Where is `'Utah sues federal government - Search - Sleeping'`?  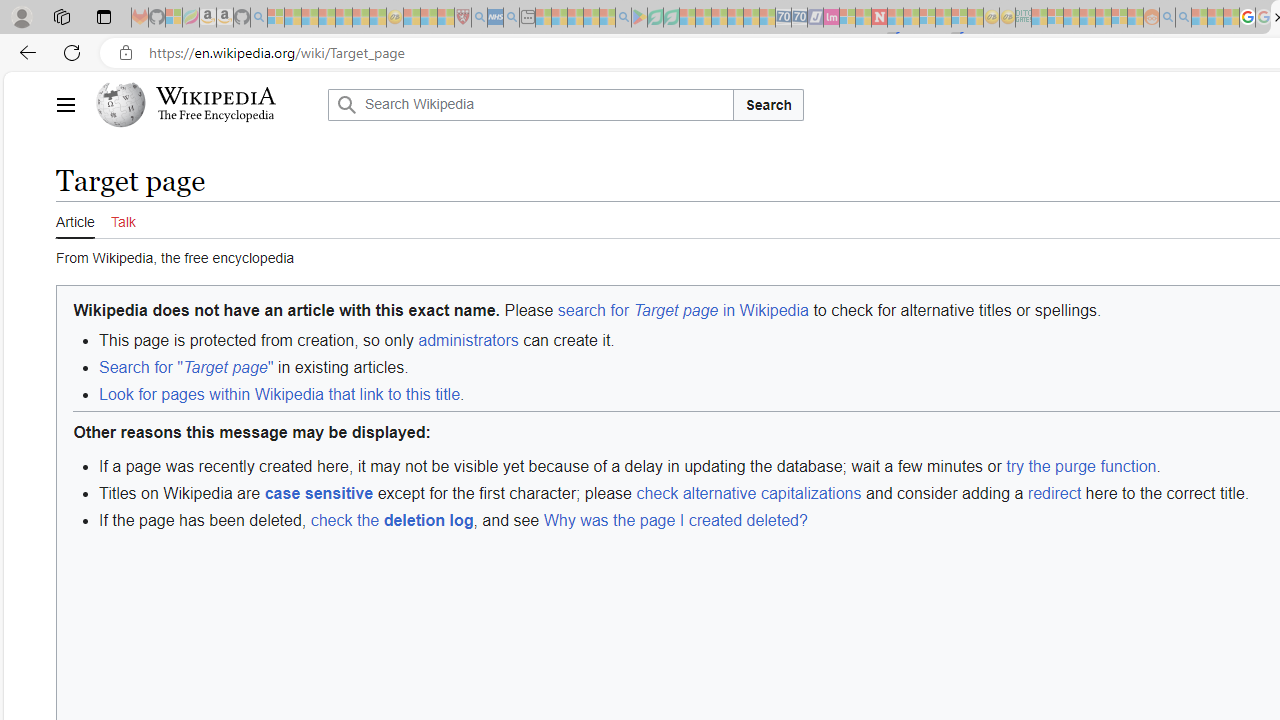 'Utah sues federal government - Search - Sleeping' is located at coordinates (1184, 17).